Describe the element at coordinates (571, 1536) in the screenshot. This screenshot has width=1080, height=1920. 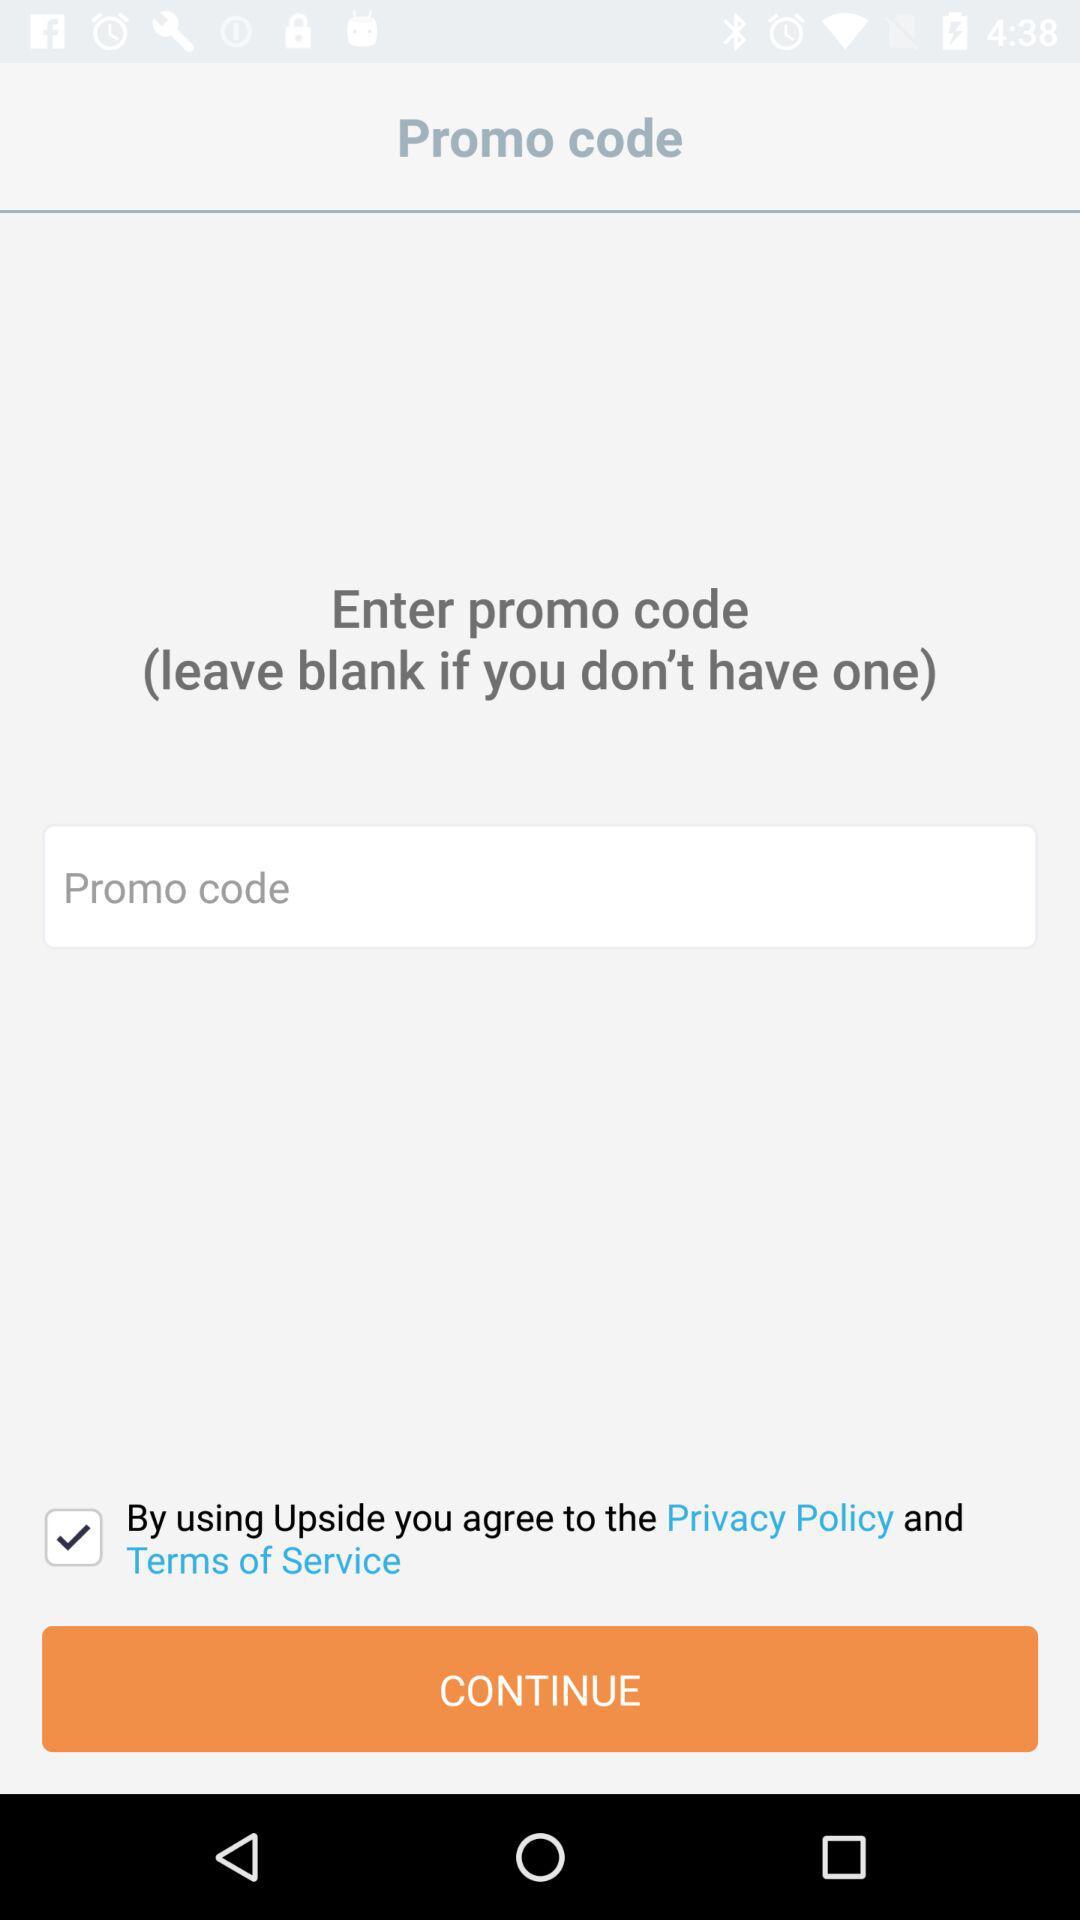
I see `the icon above continue item` at that location.